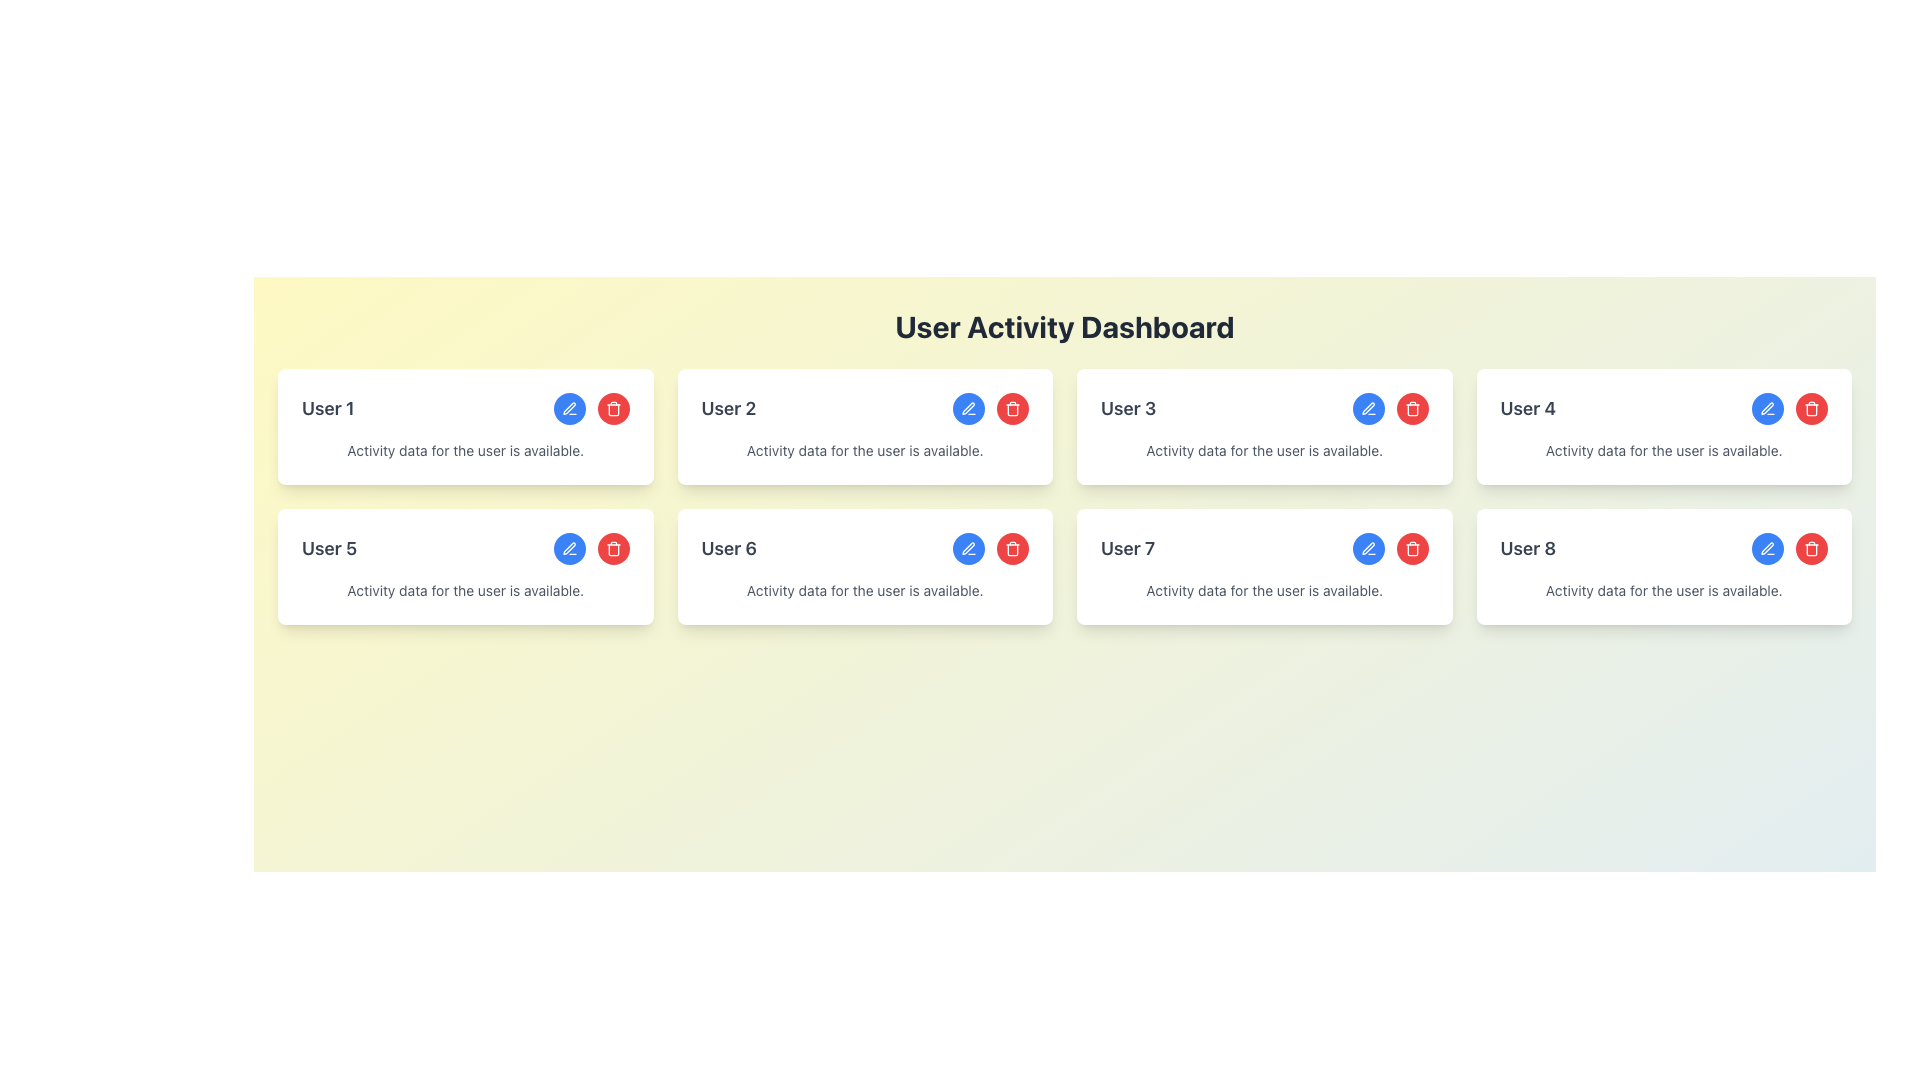  What do you see at coordinates (590, 548) in the screenshot?
I see `the blue edit button located in the horizontal button group to the right of 'User 5'` at bounding box center [590, 548].